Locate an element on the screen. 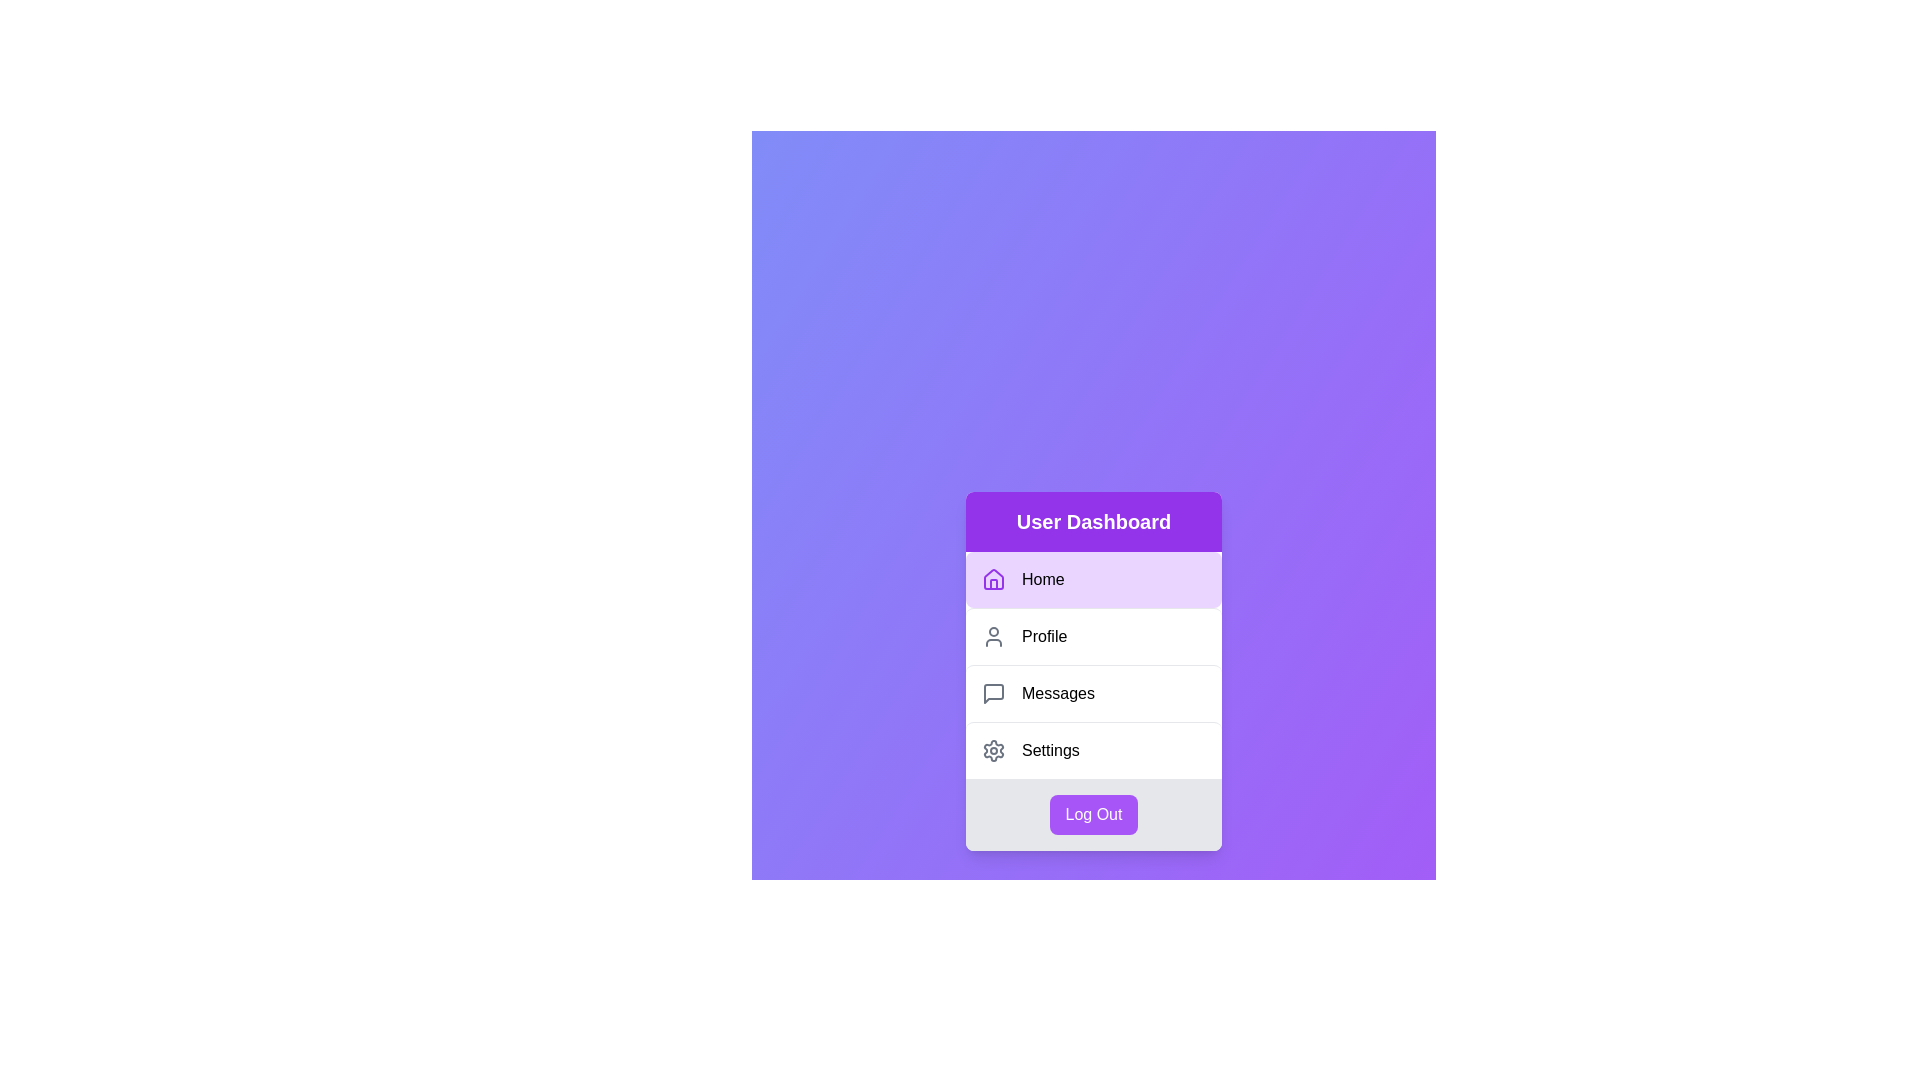 This screenshot has height=1080, width=1920. the 'Log Out' button is located at coordinates (1093, 814).